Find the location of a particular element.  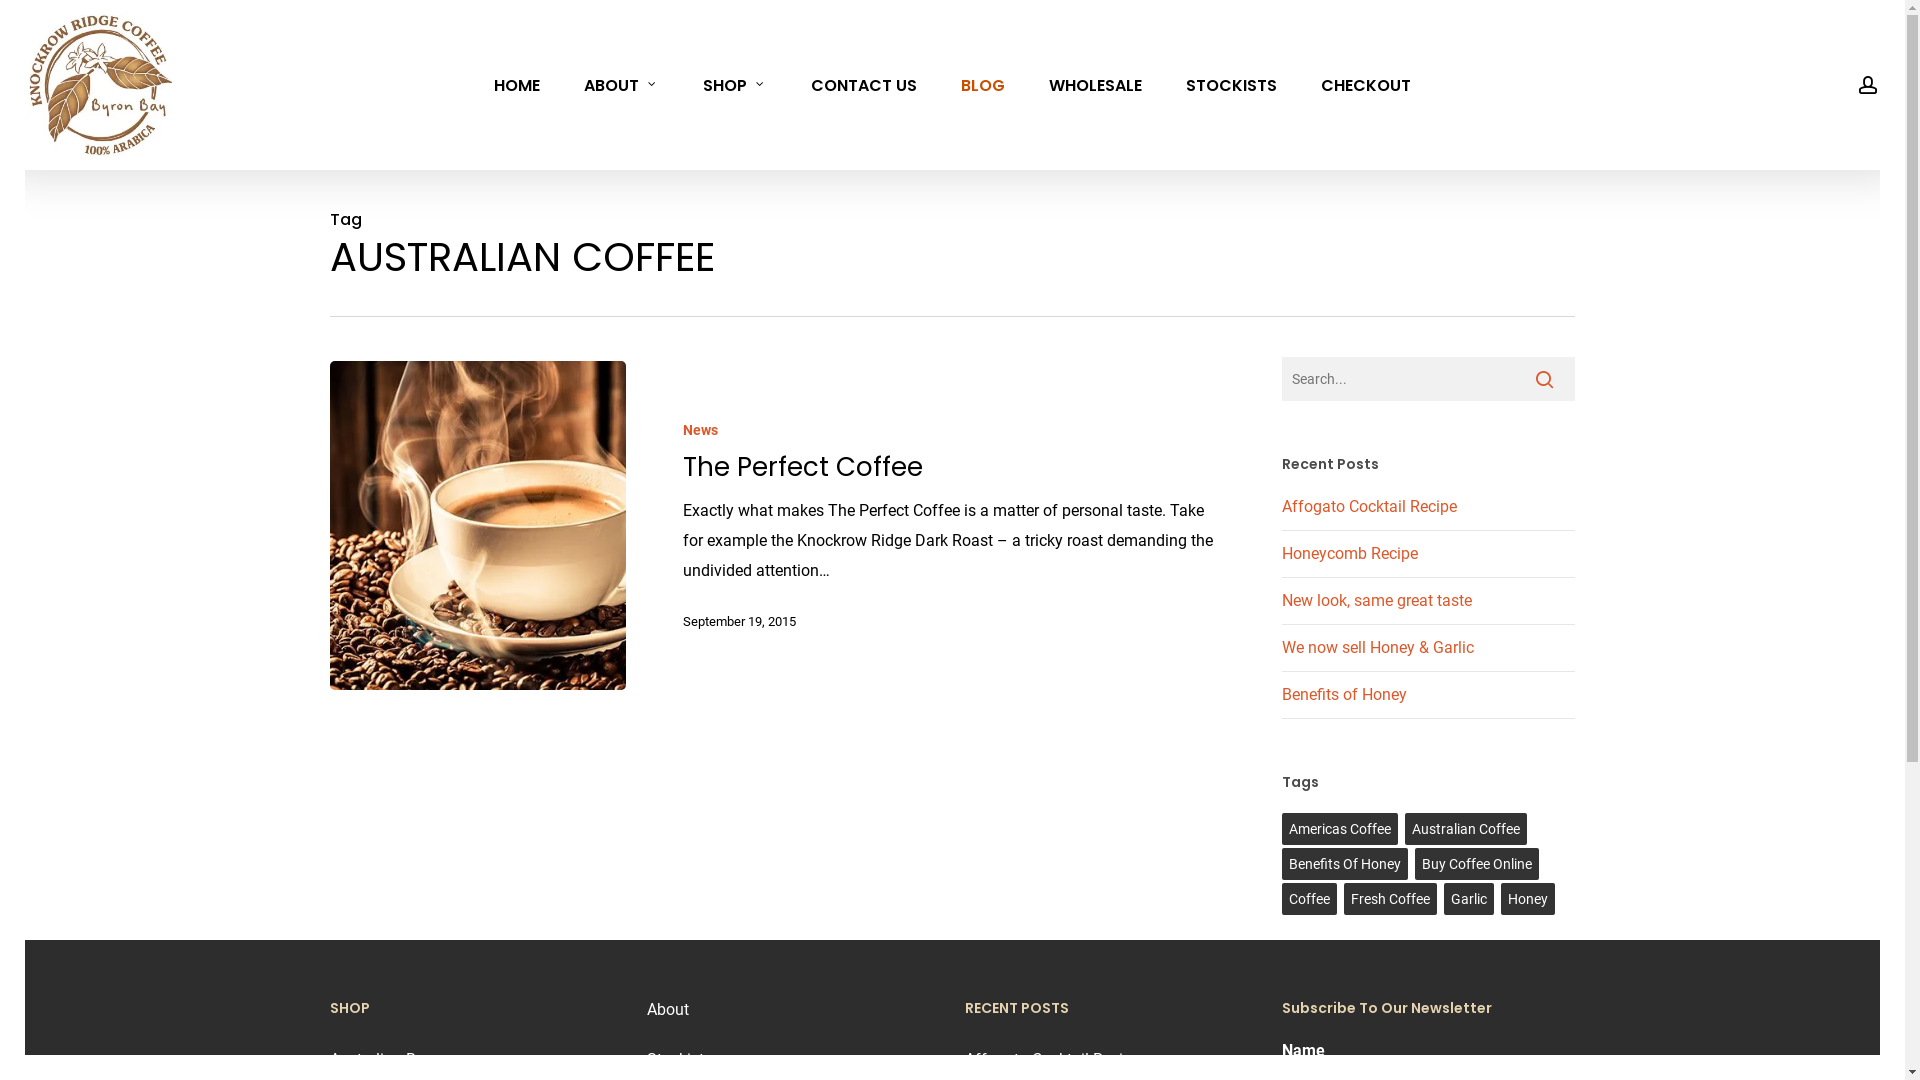

'Fresh Coffee' is located at coordinates (1389, 897).